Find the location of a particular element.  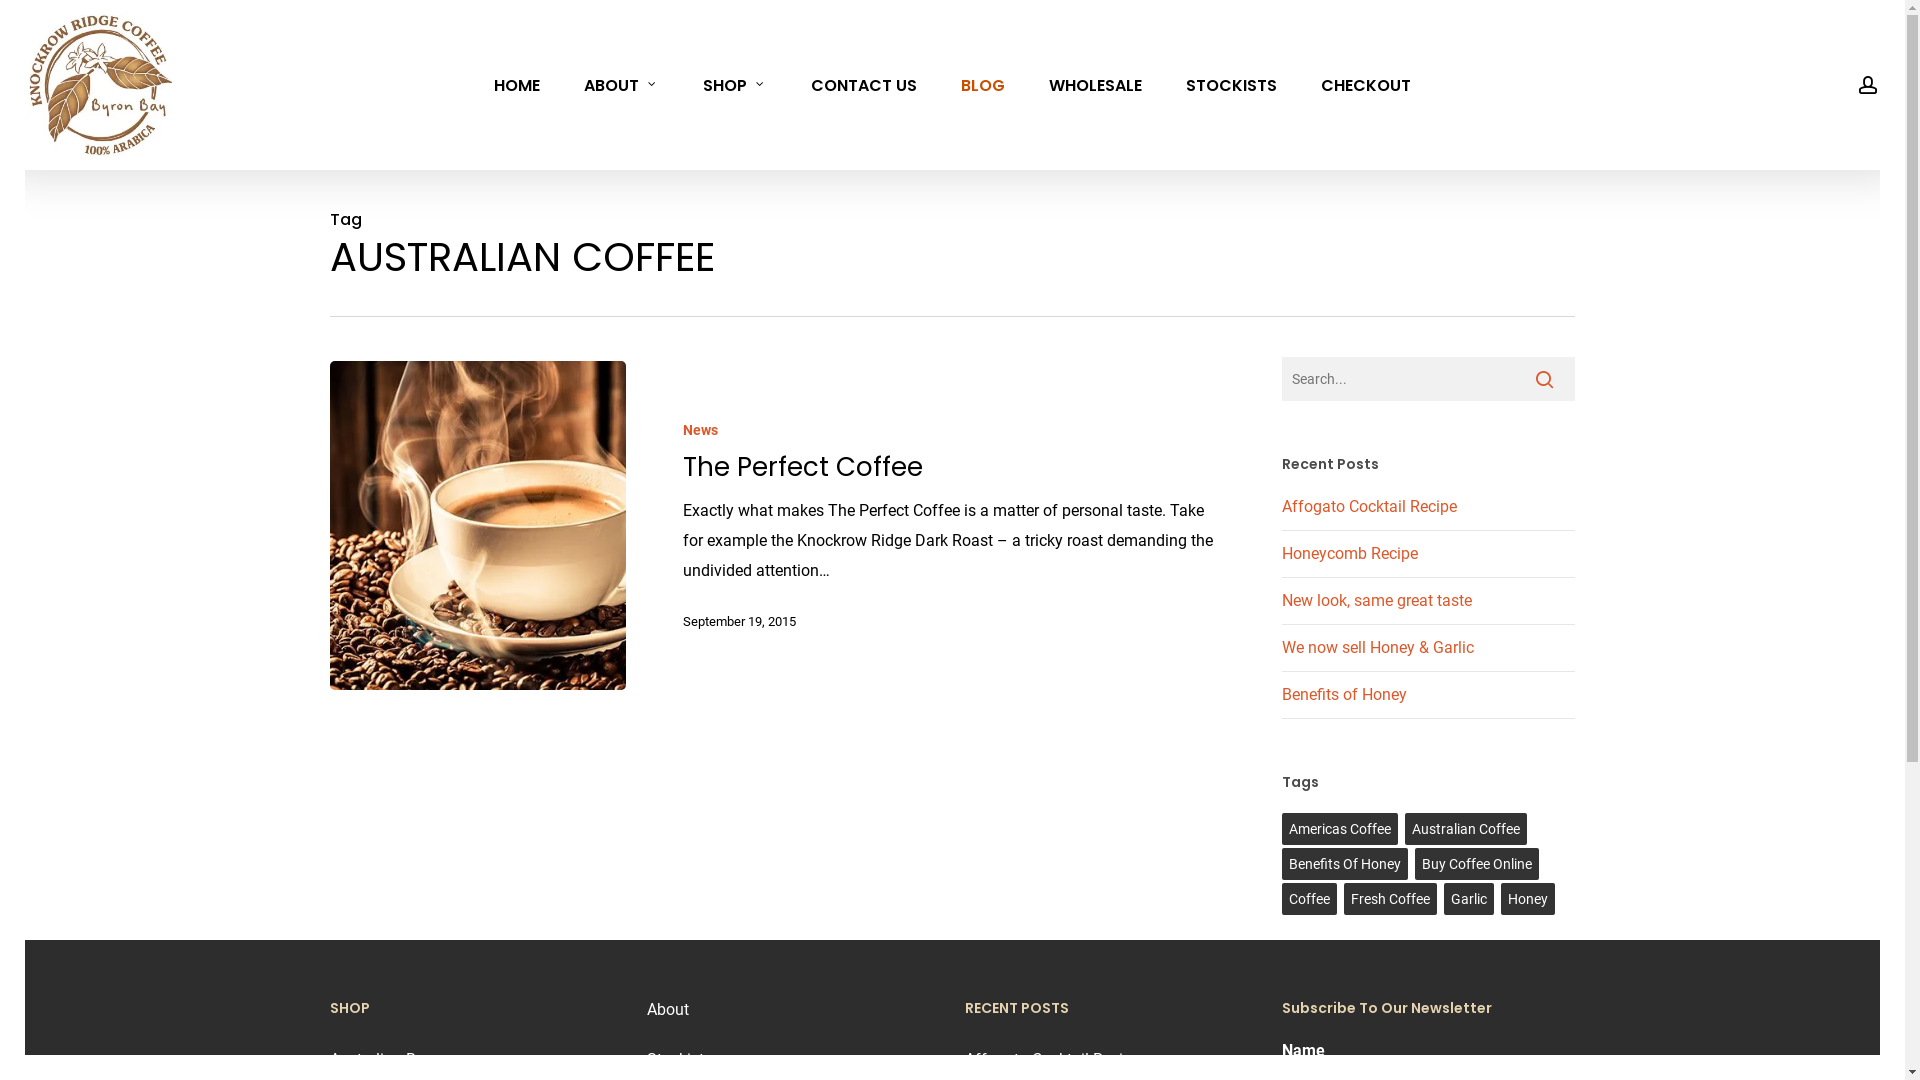

'Fresh Coffee' is located at coordinates (1389, 897).